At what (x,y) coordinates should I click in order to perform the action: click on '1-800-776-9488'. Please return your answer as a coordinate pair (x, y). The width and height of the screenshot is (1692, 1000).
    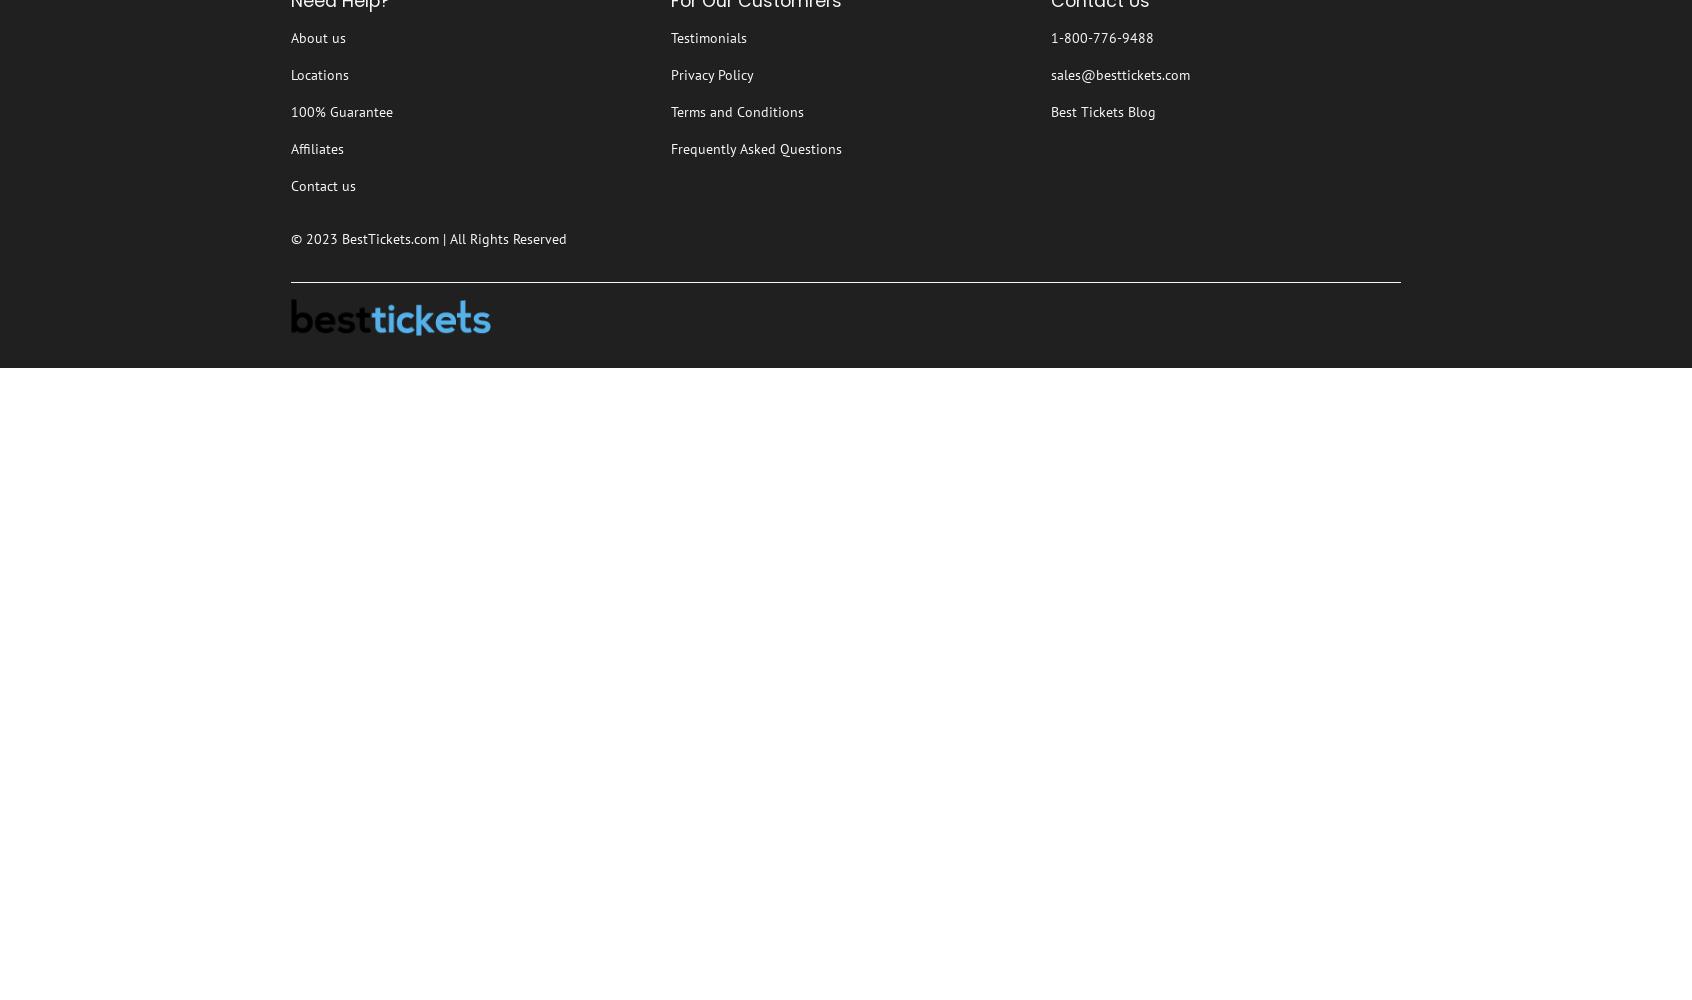
    Looking at the image, I should click on (1050, 38).